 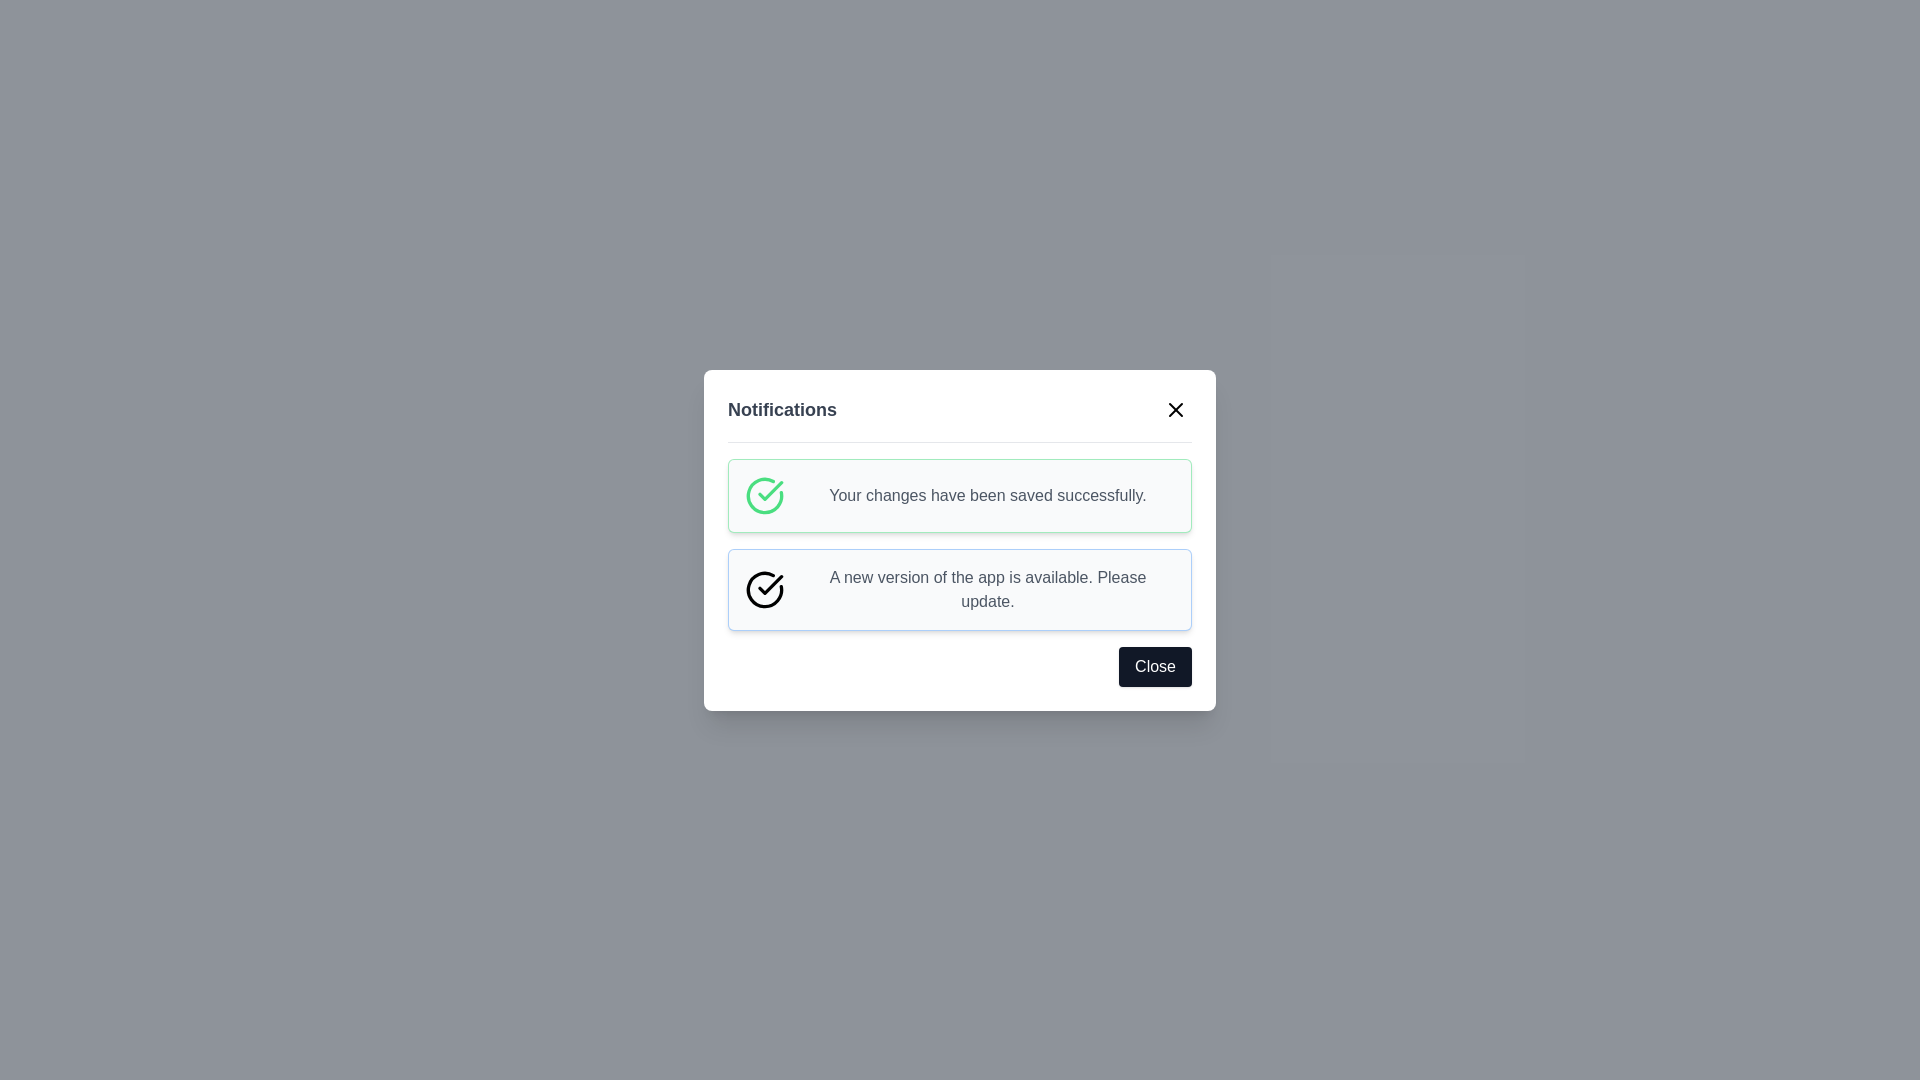 What do you see at coordinates (960, 494) in the screenshot?
I see `the information in the first notification box that says 'Your changes have been saved successfully.'` at bounding box center [960, 494].